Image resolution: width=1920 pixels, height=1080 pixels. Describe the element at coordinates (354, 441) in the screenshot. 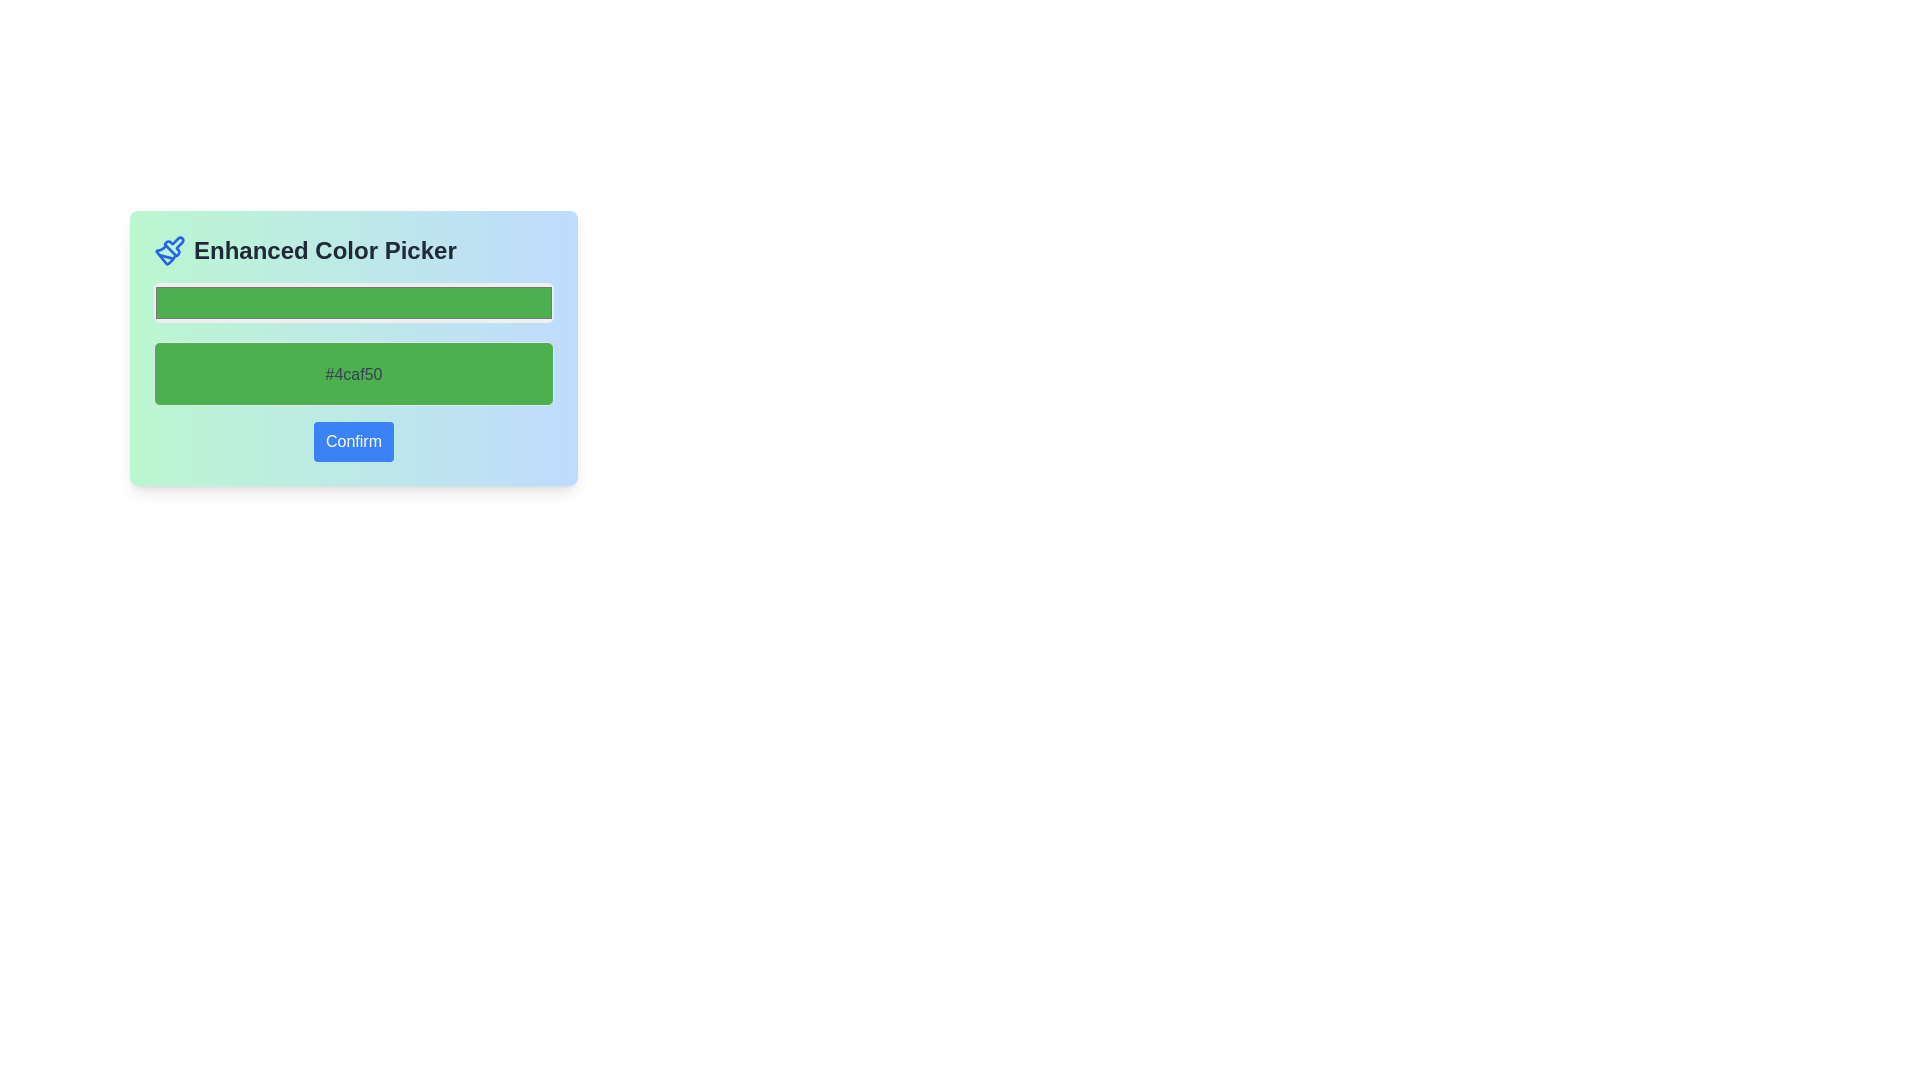

I see `the blue 'Confirm' button with rounded corners located at the bottom of the card layout to observe the style change` at that location.